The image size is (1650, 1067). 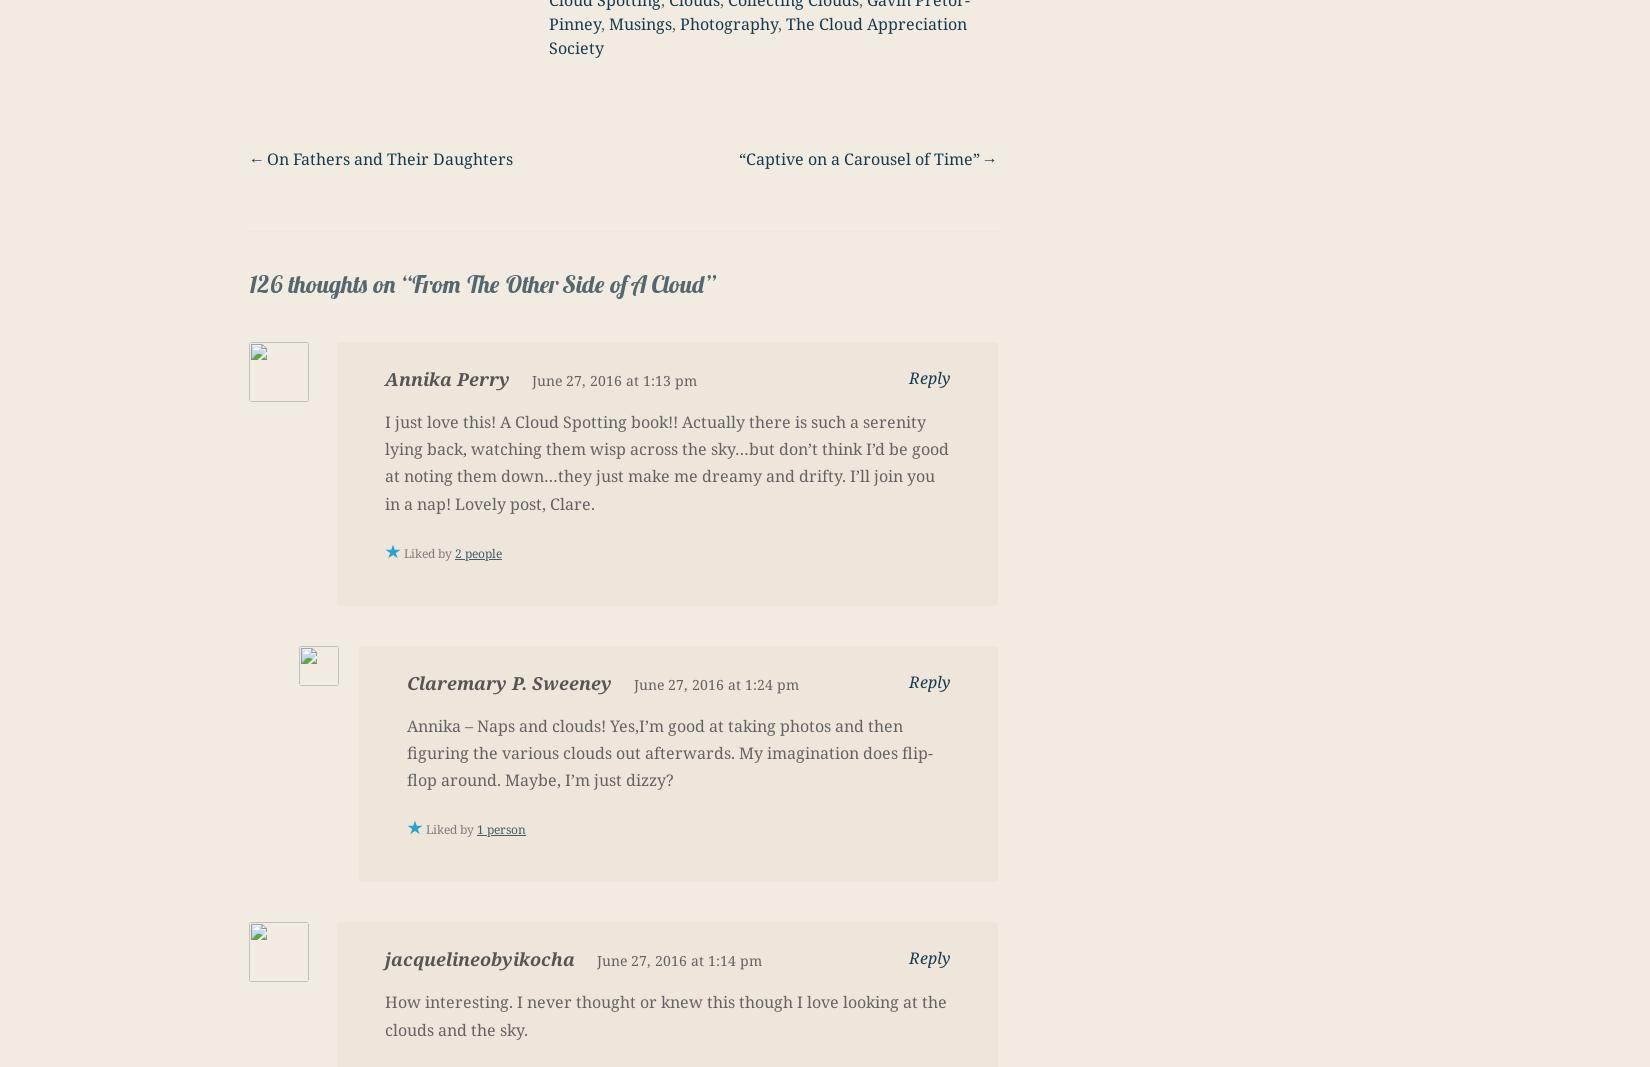 What do you see at coordinates (330, 284) in the screenshot?
I see `'126 thoughts on “'` at bounding box center [330, 284].